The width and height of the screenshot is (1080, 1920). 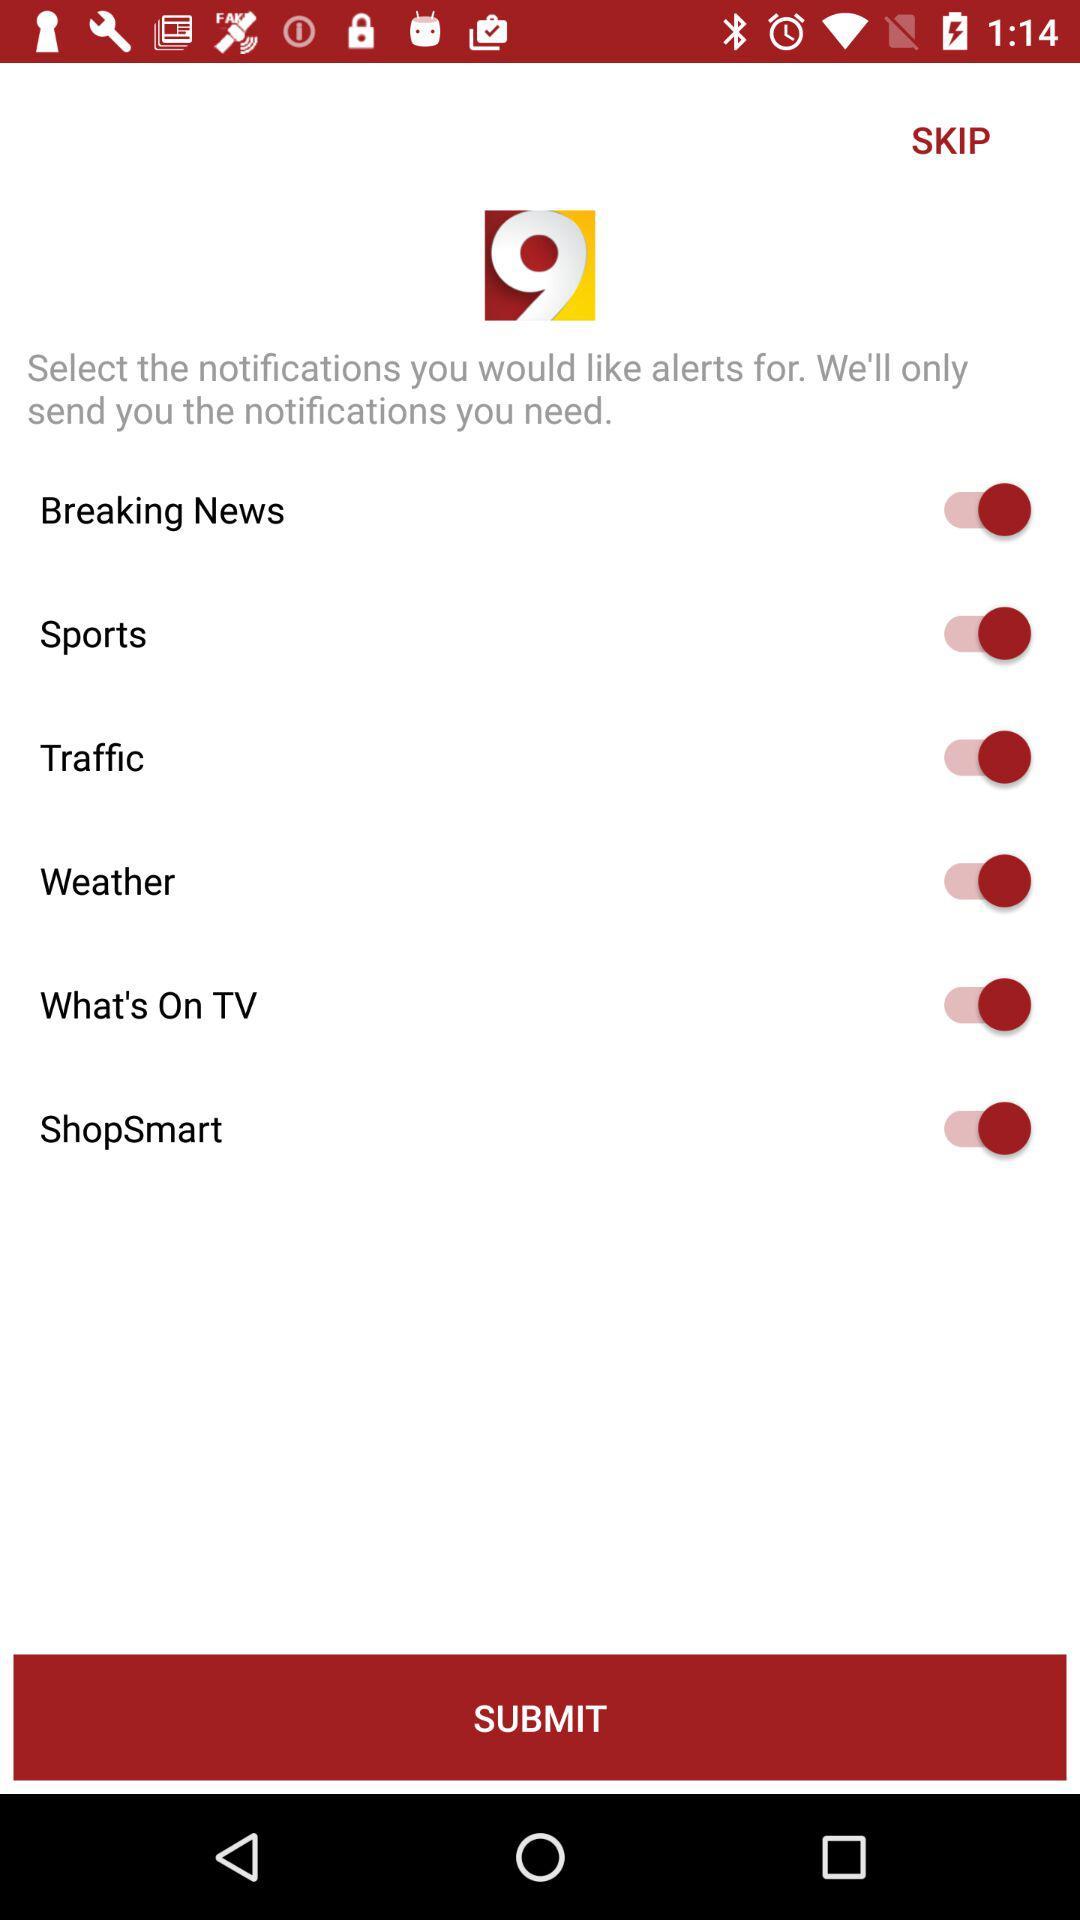 What do you see at coordinates (977, 632) in the screenshot?
I see `turn off option` at bounding box center [977, 632].